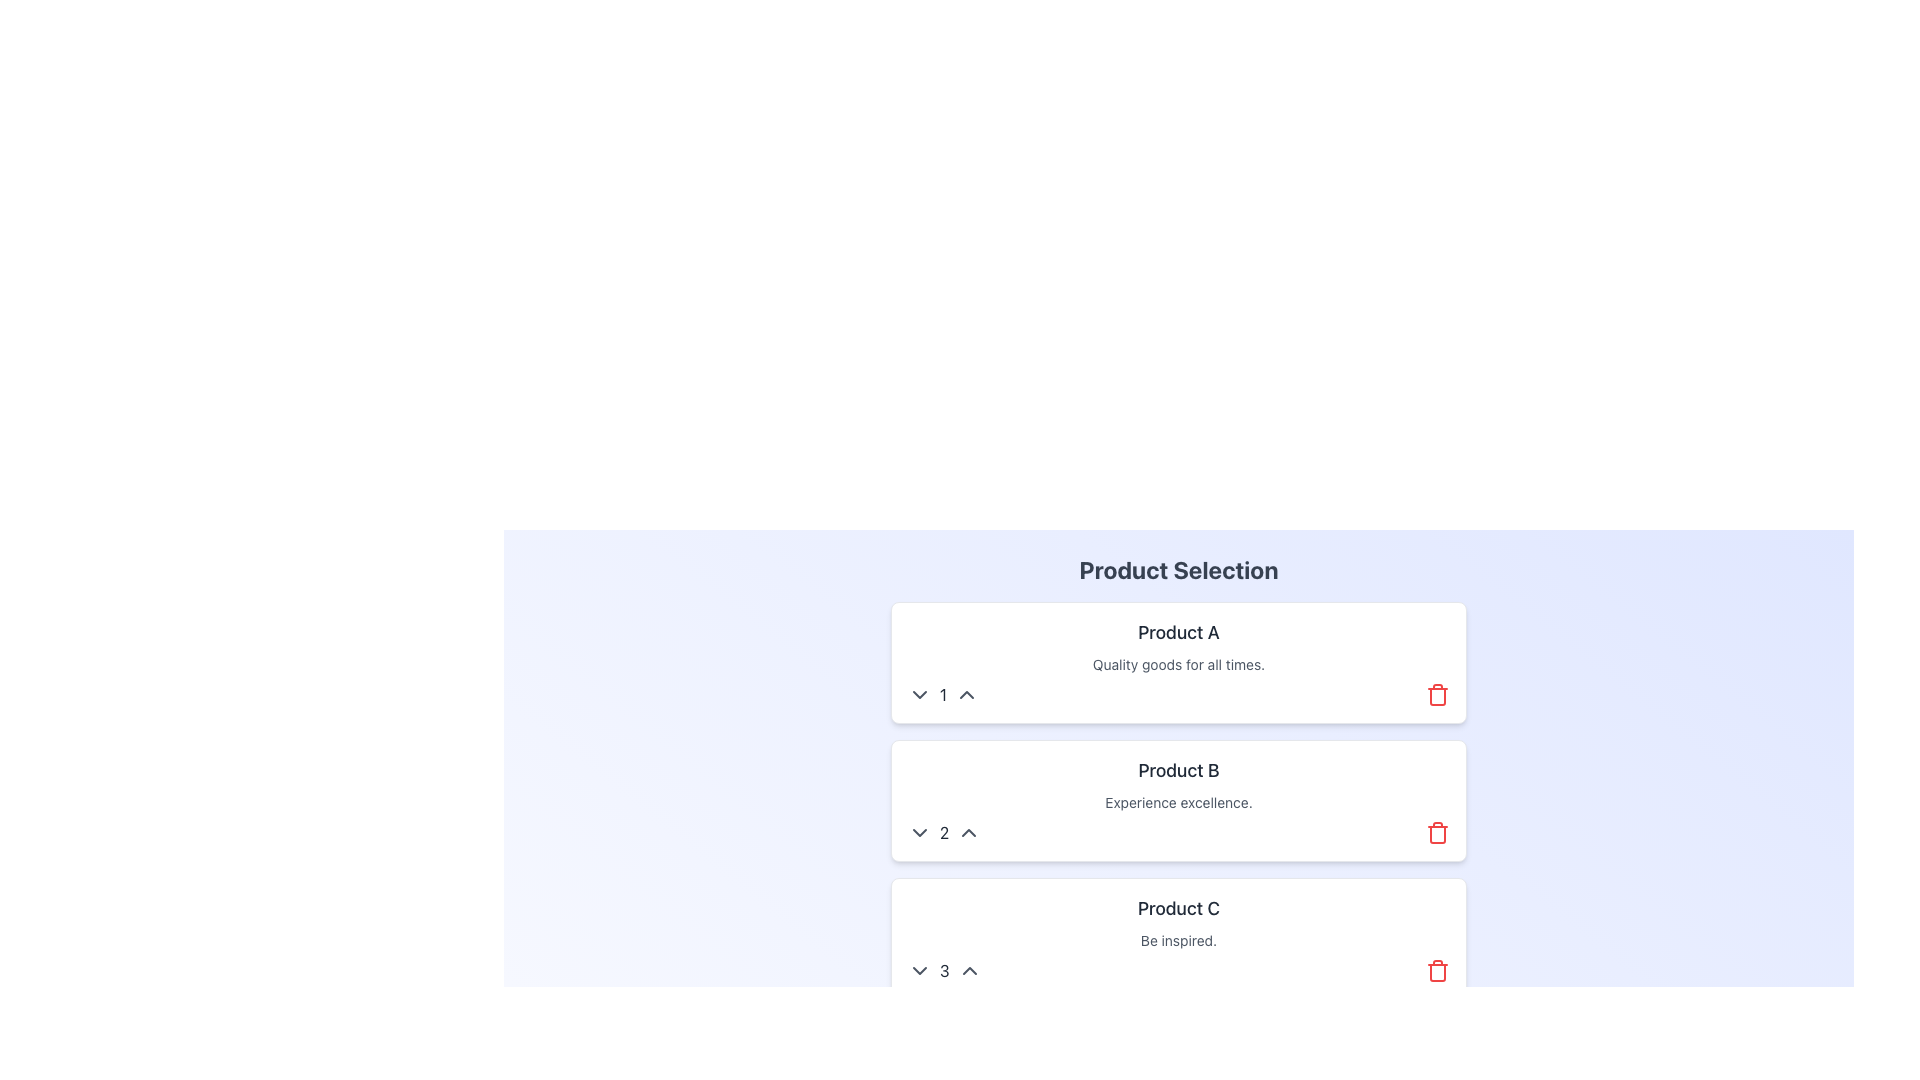 The image size is (1920, 1080). What do you see at coordinates (1437, 693) in the screenshot?
I see `the clickable icon representing the deletion action for the associated item in the list` at bounding box center [1437, 693].